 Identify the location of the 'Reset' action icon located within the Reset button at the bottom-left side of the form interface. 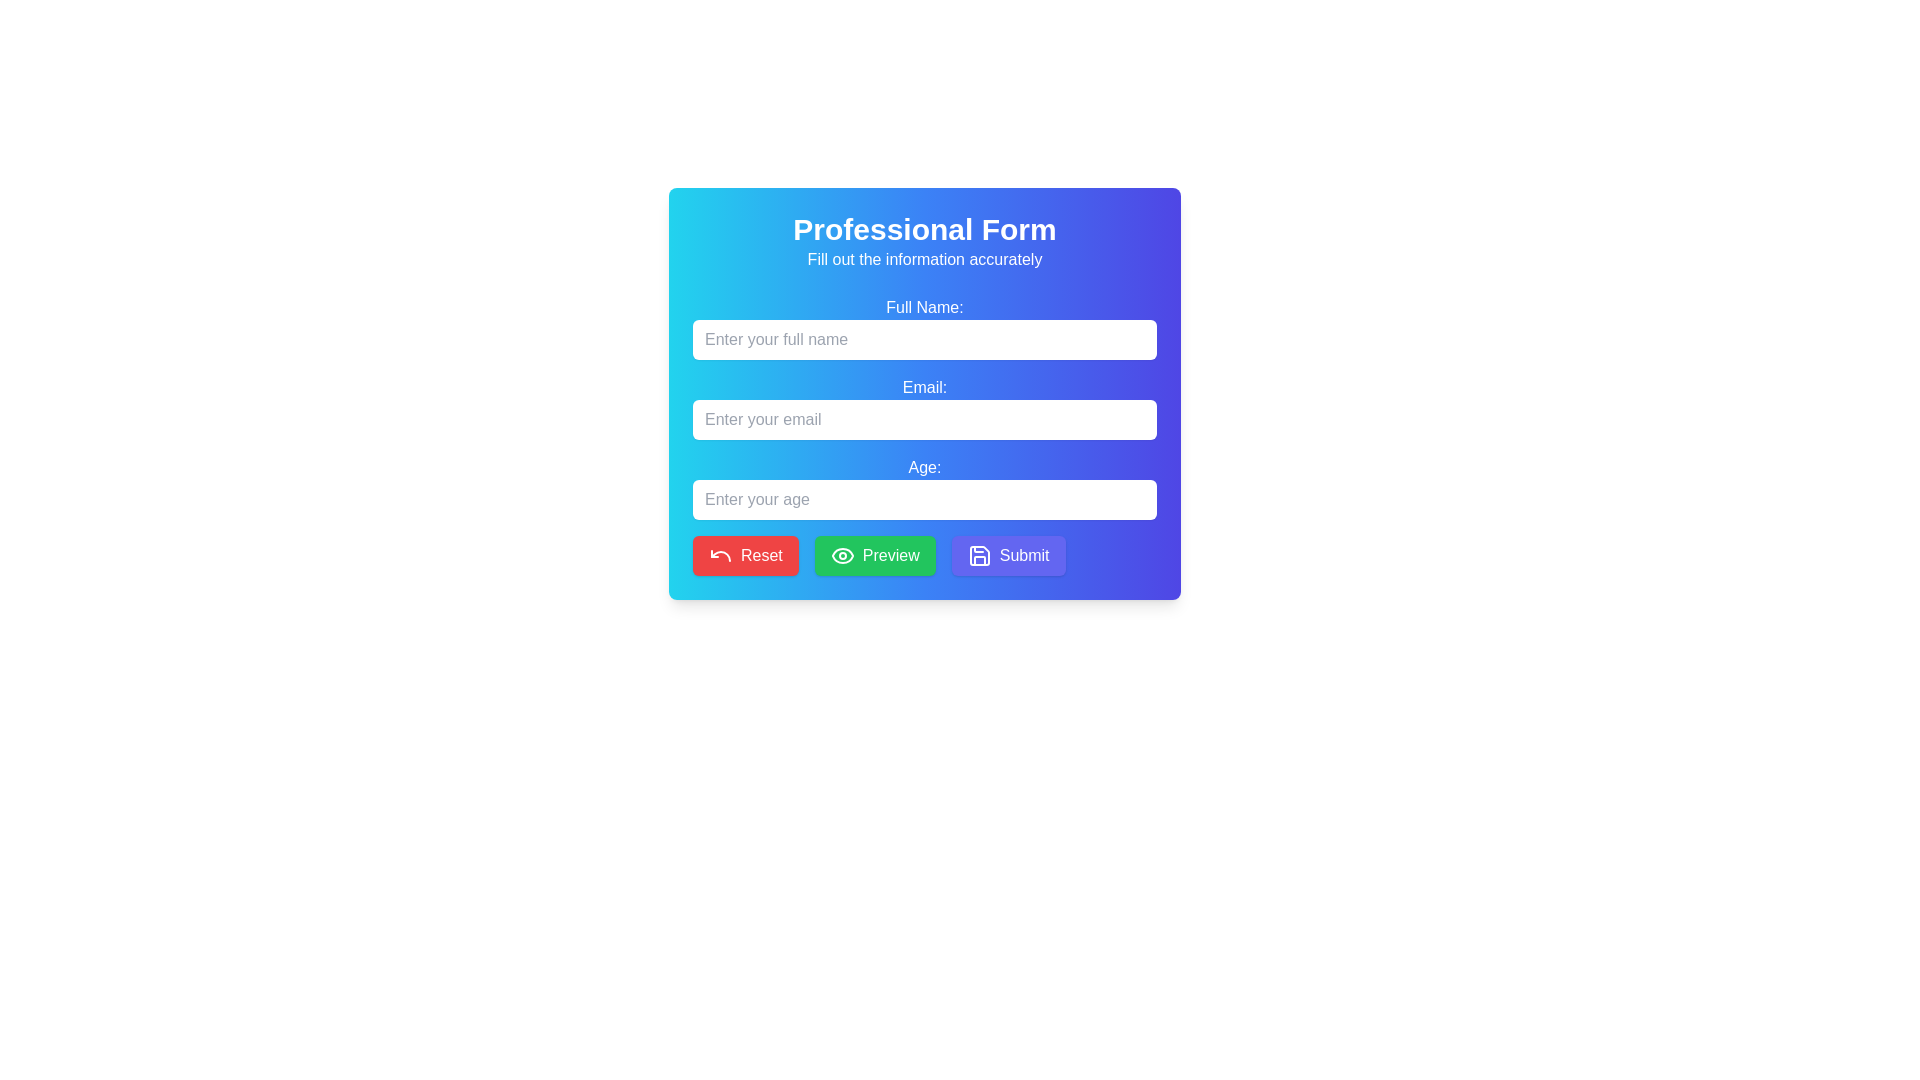
(720, 555).